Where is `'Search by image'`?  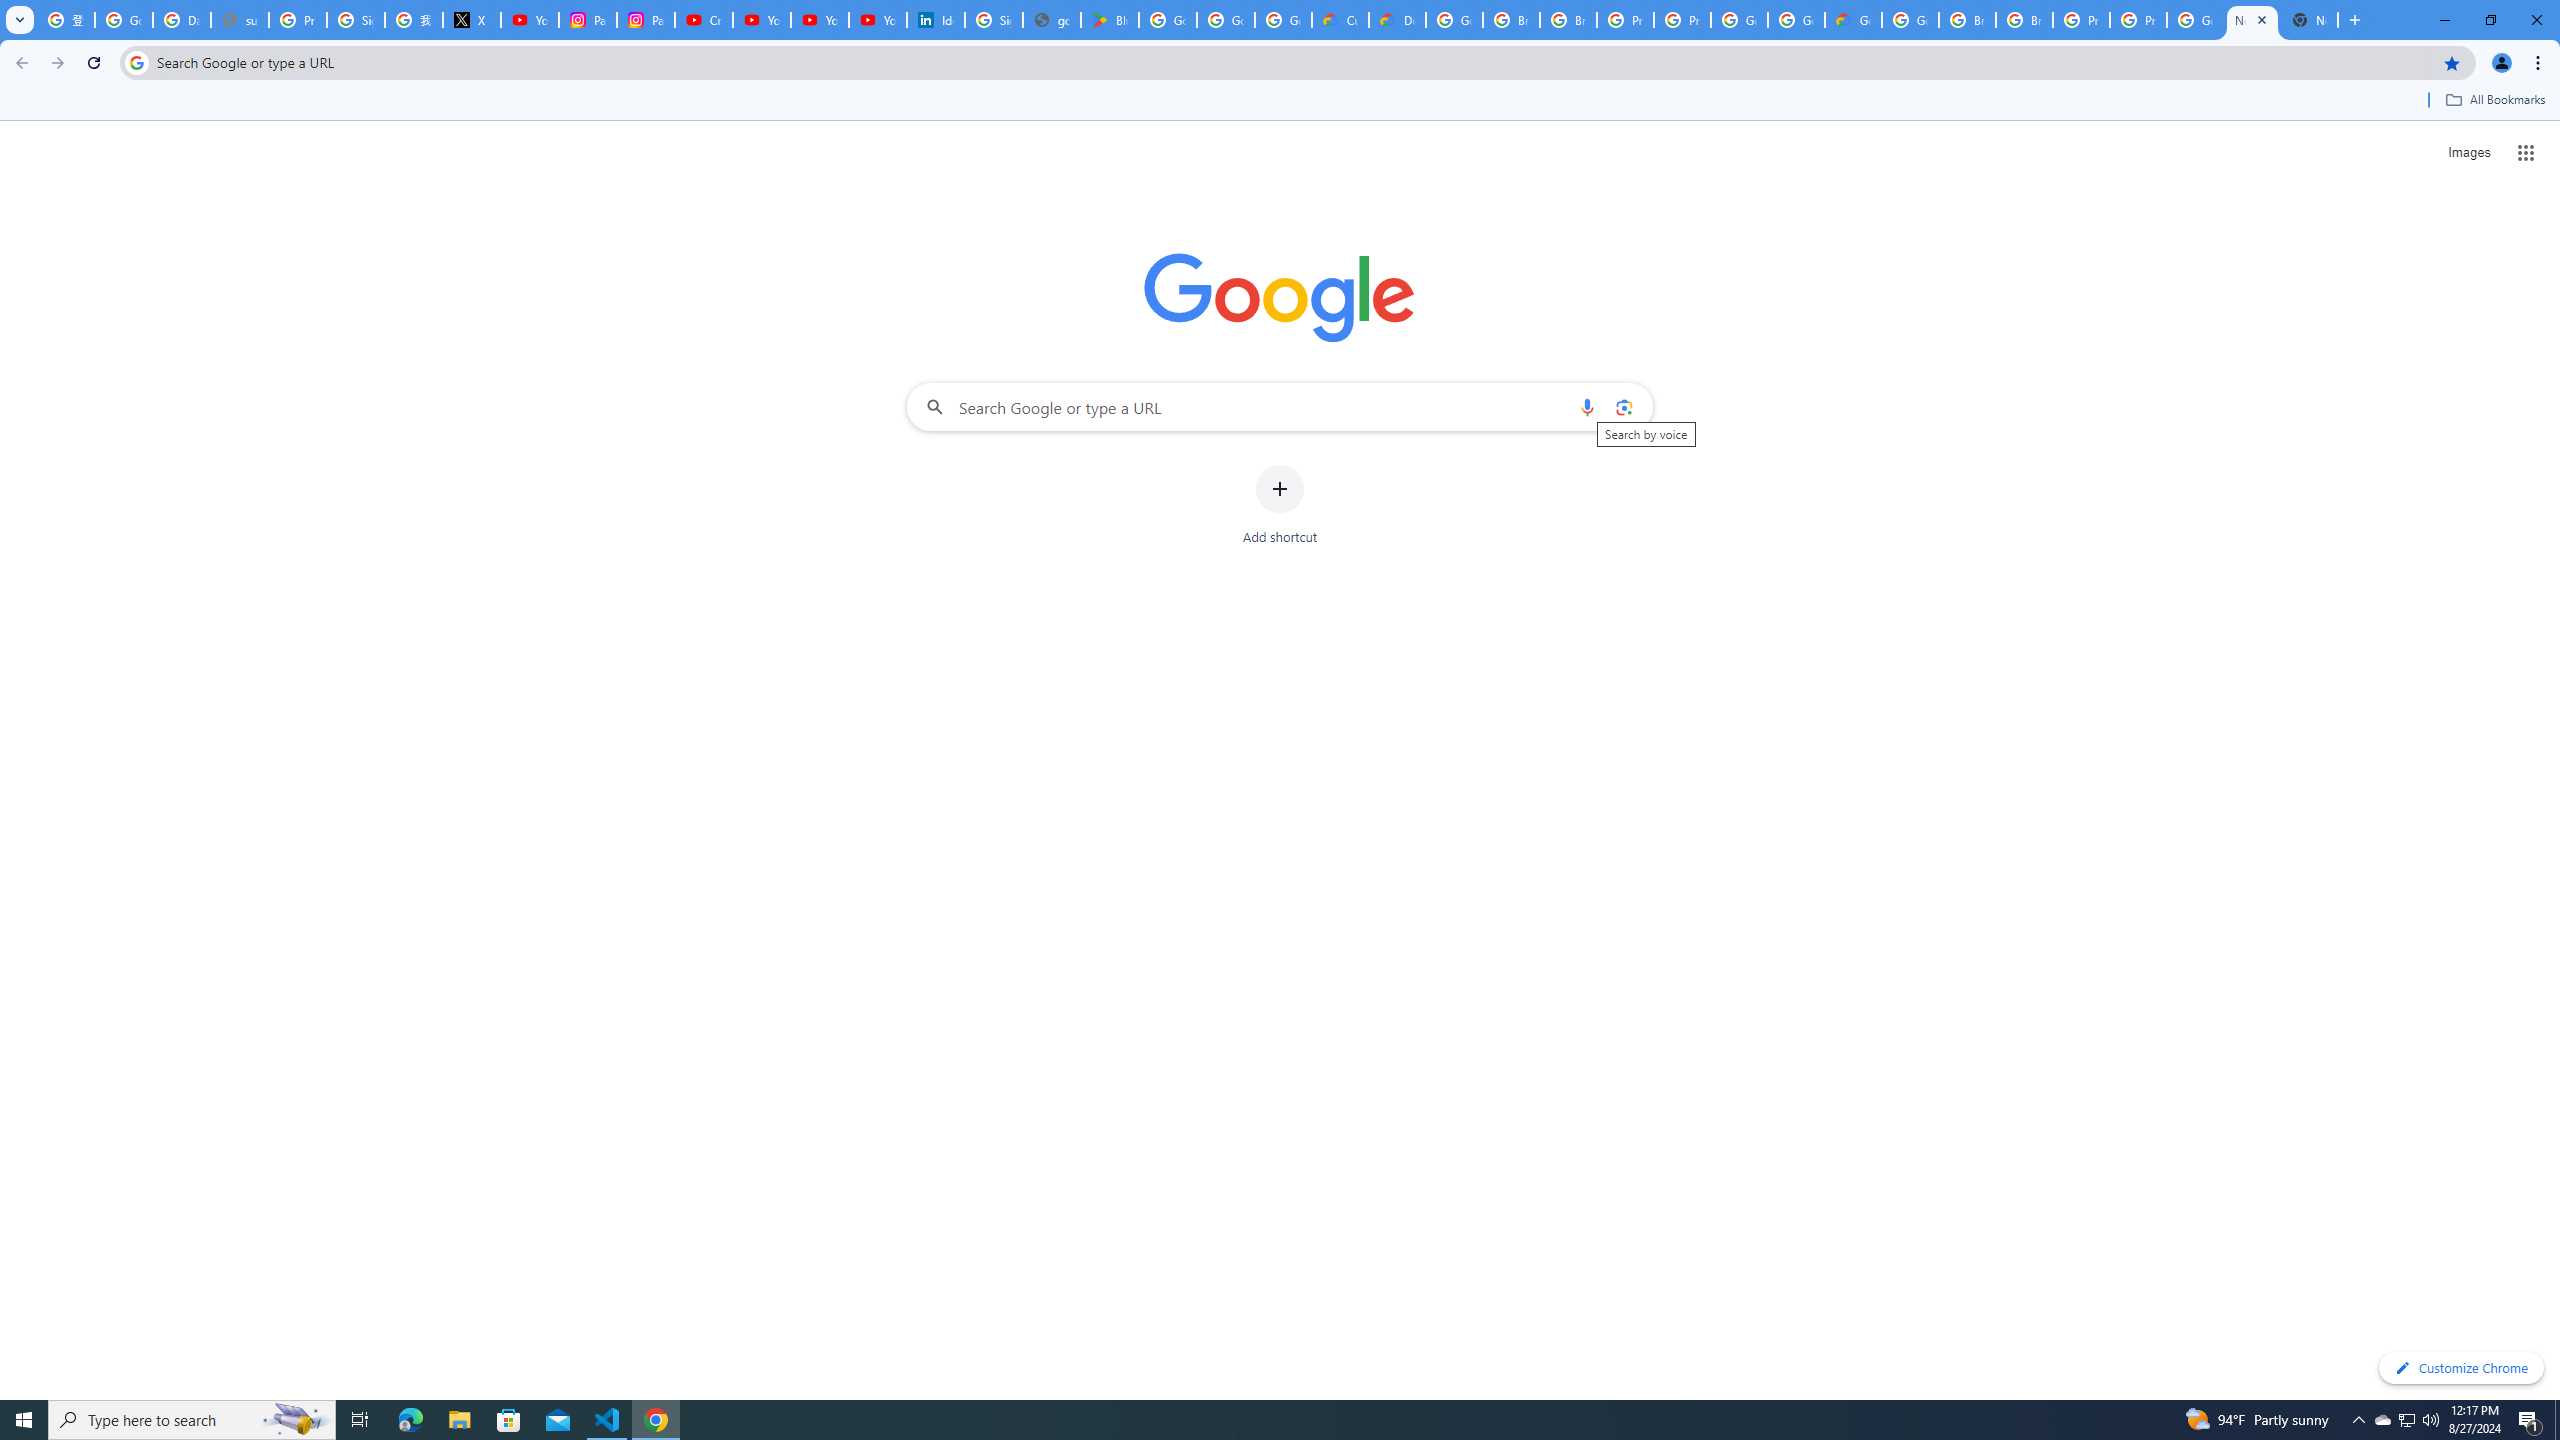 'Search by image' is located at coordinates (1622, 405).